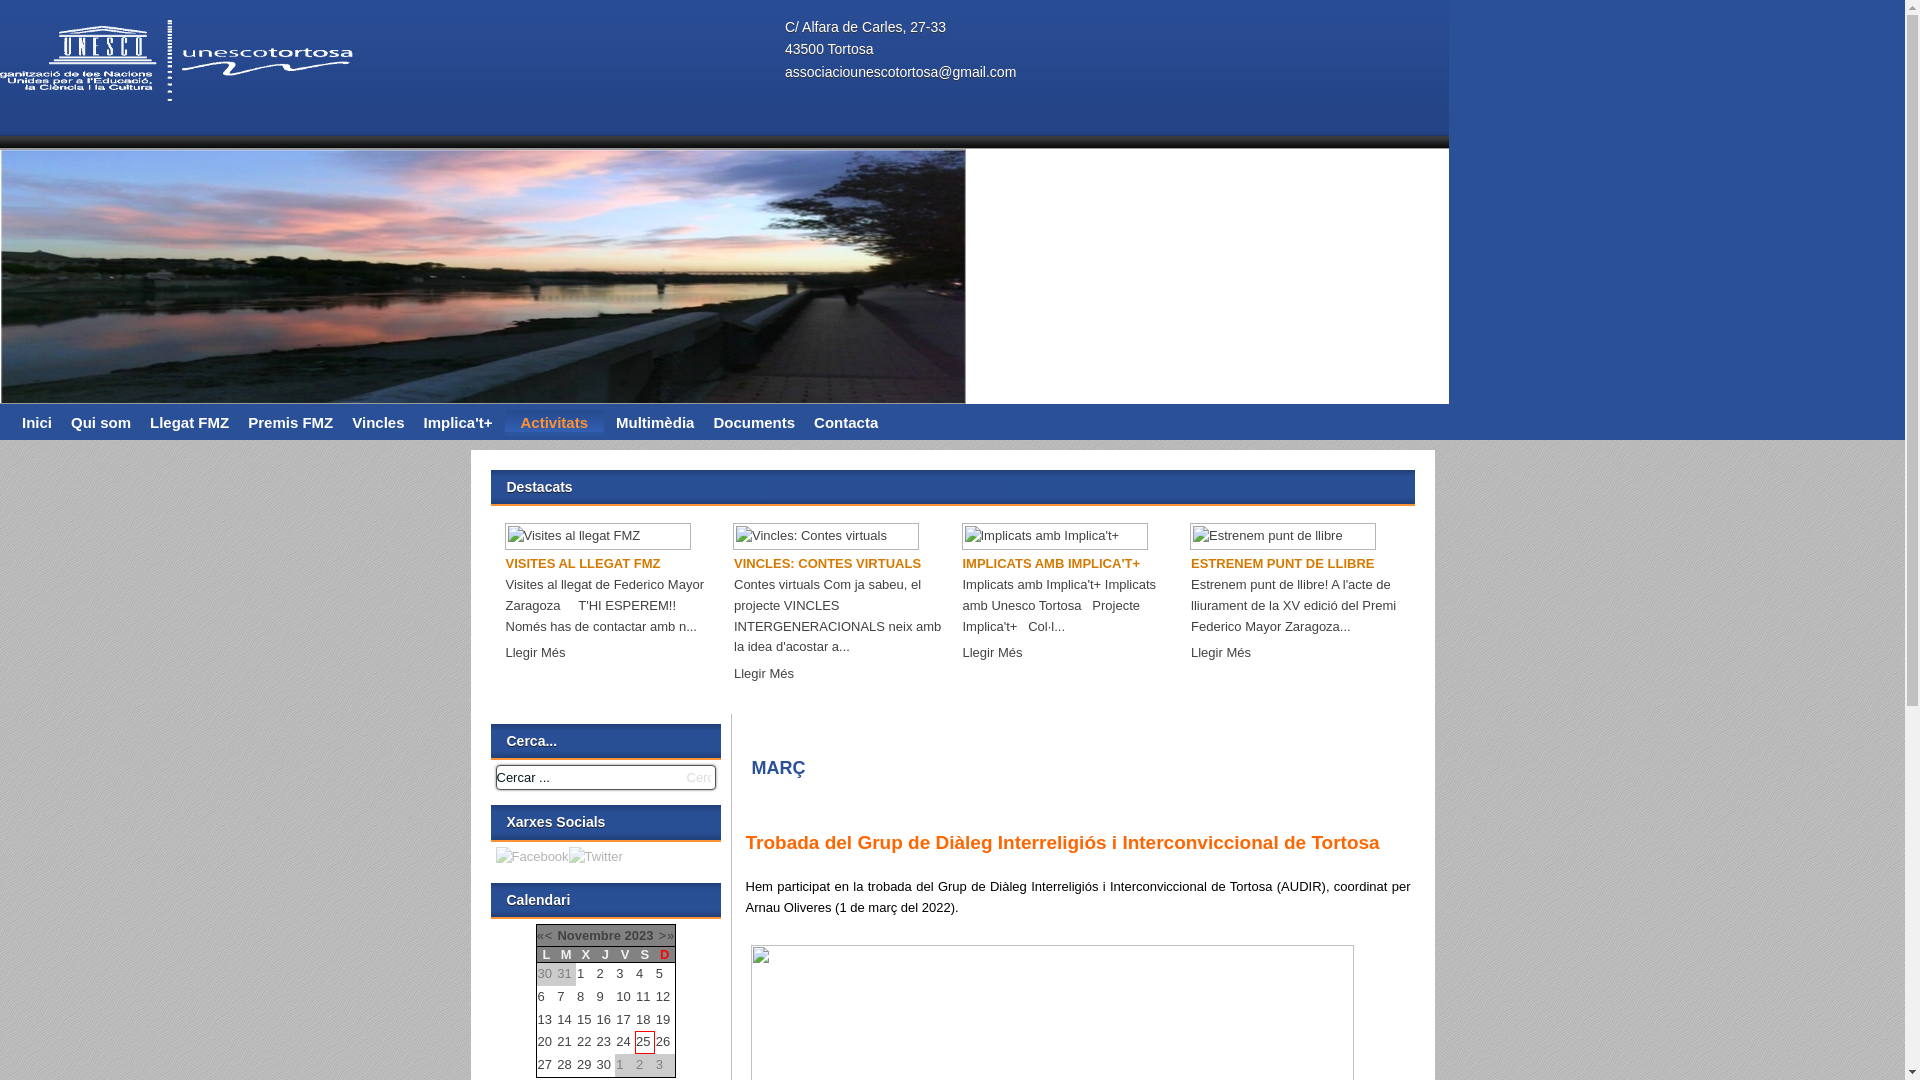  What do you see at coordinates (622, 1019) in the screenshot?
I see `'17'` at bounding box center [622, 1019].